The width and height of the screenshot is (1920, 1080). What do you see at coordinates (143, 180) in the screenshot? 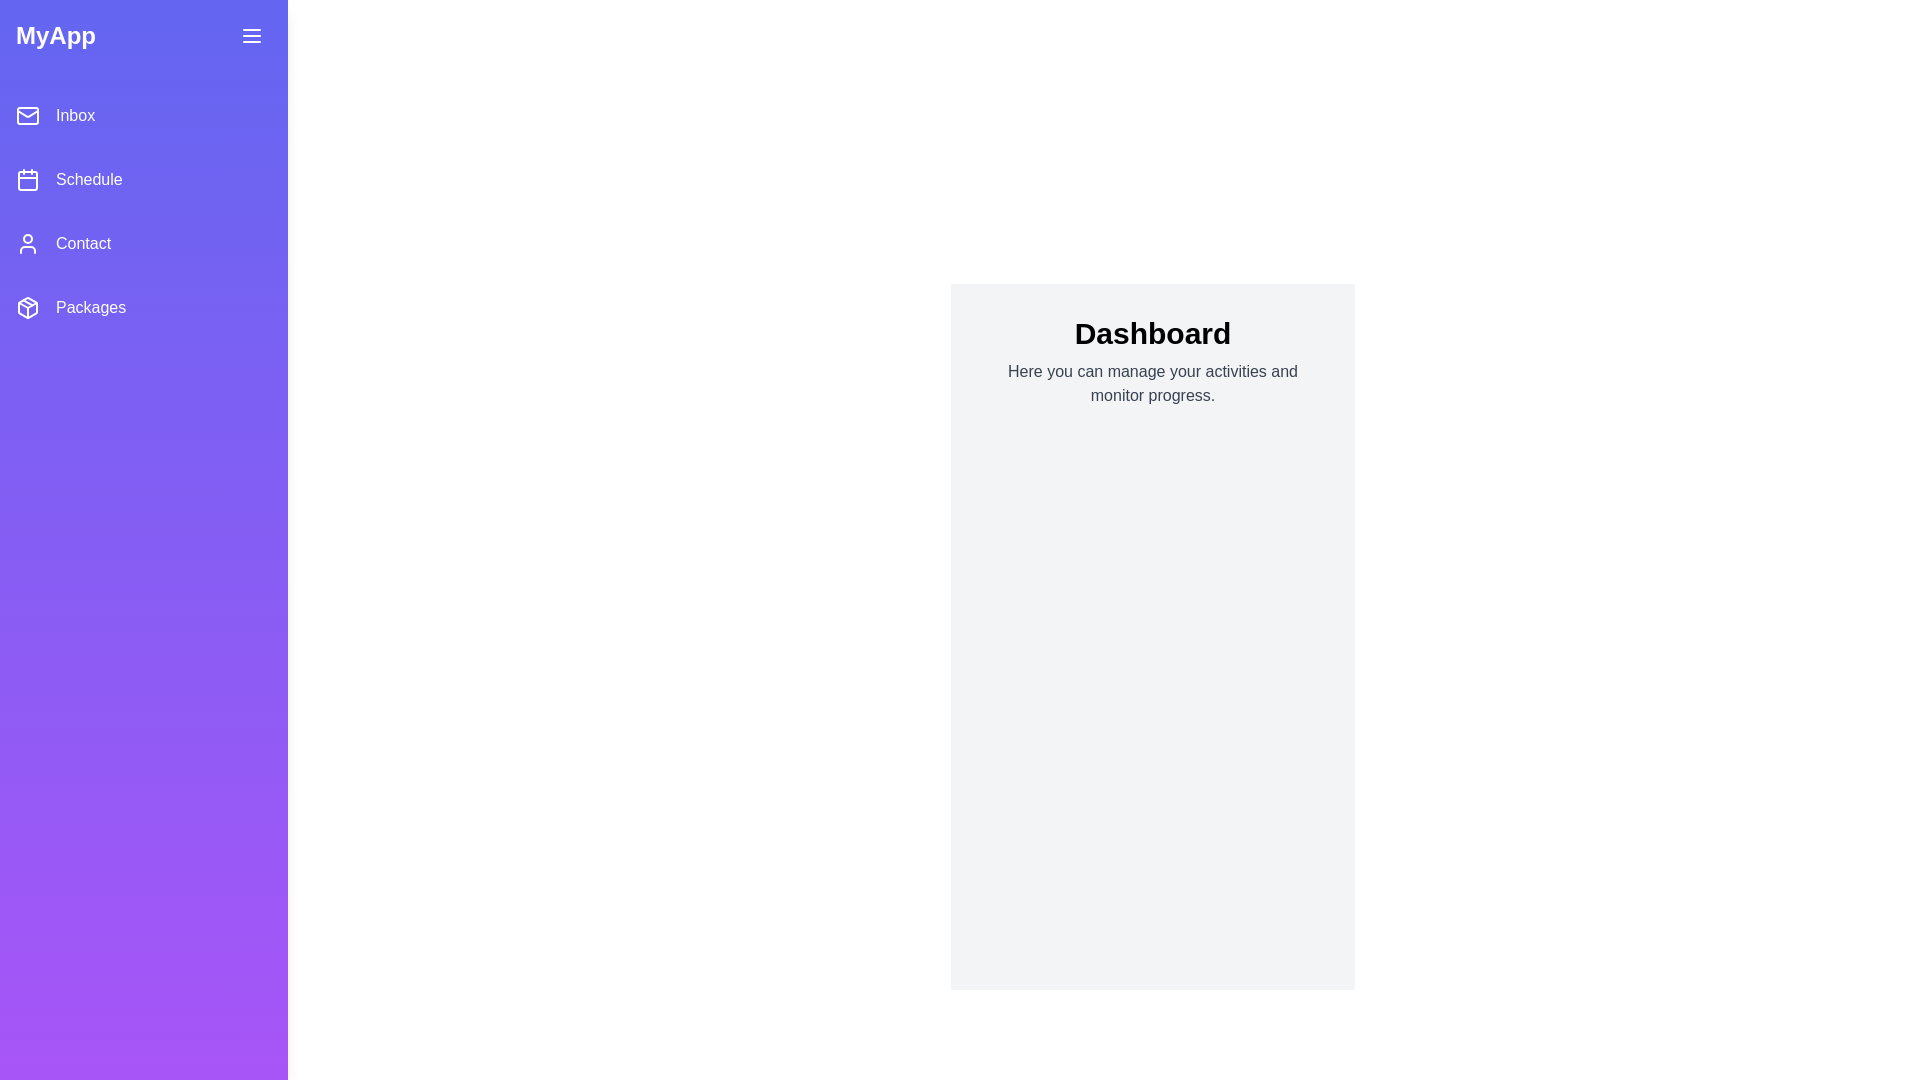
I see `the menu item labeled Schedule to navigate to the corresponding section` at bounding box center [143, 180].